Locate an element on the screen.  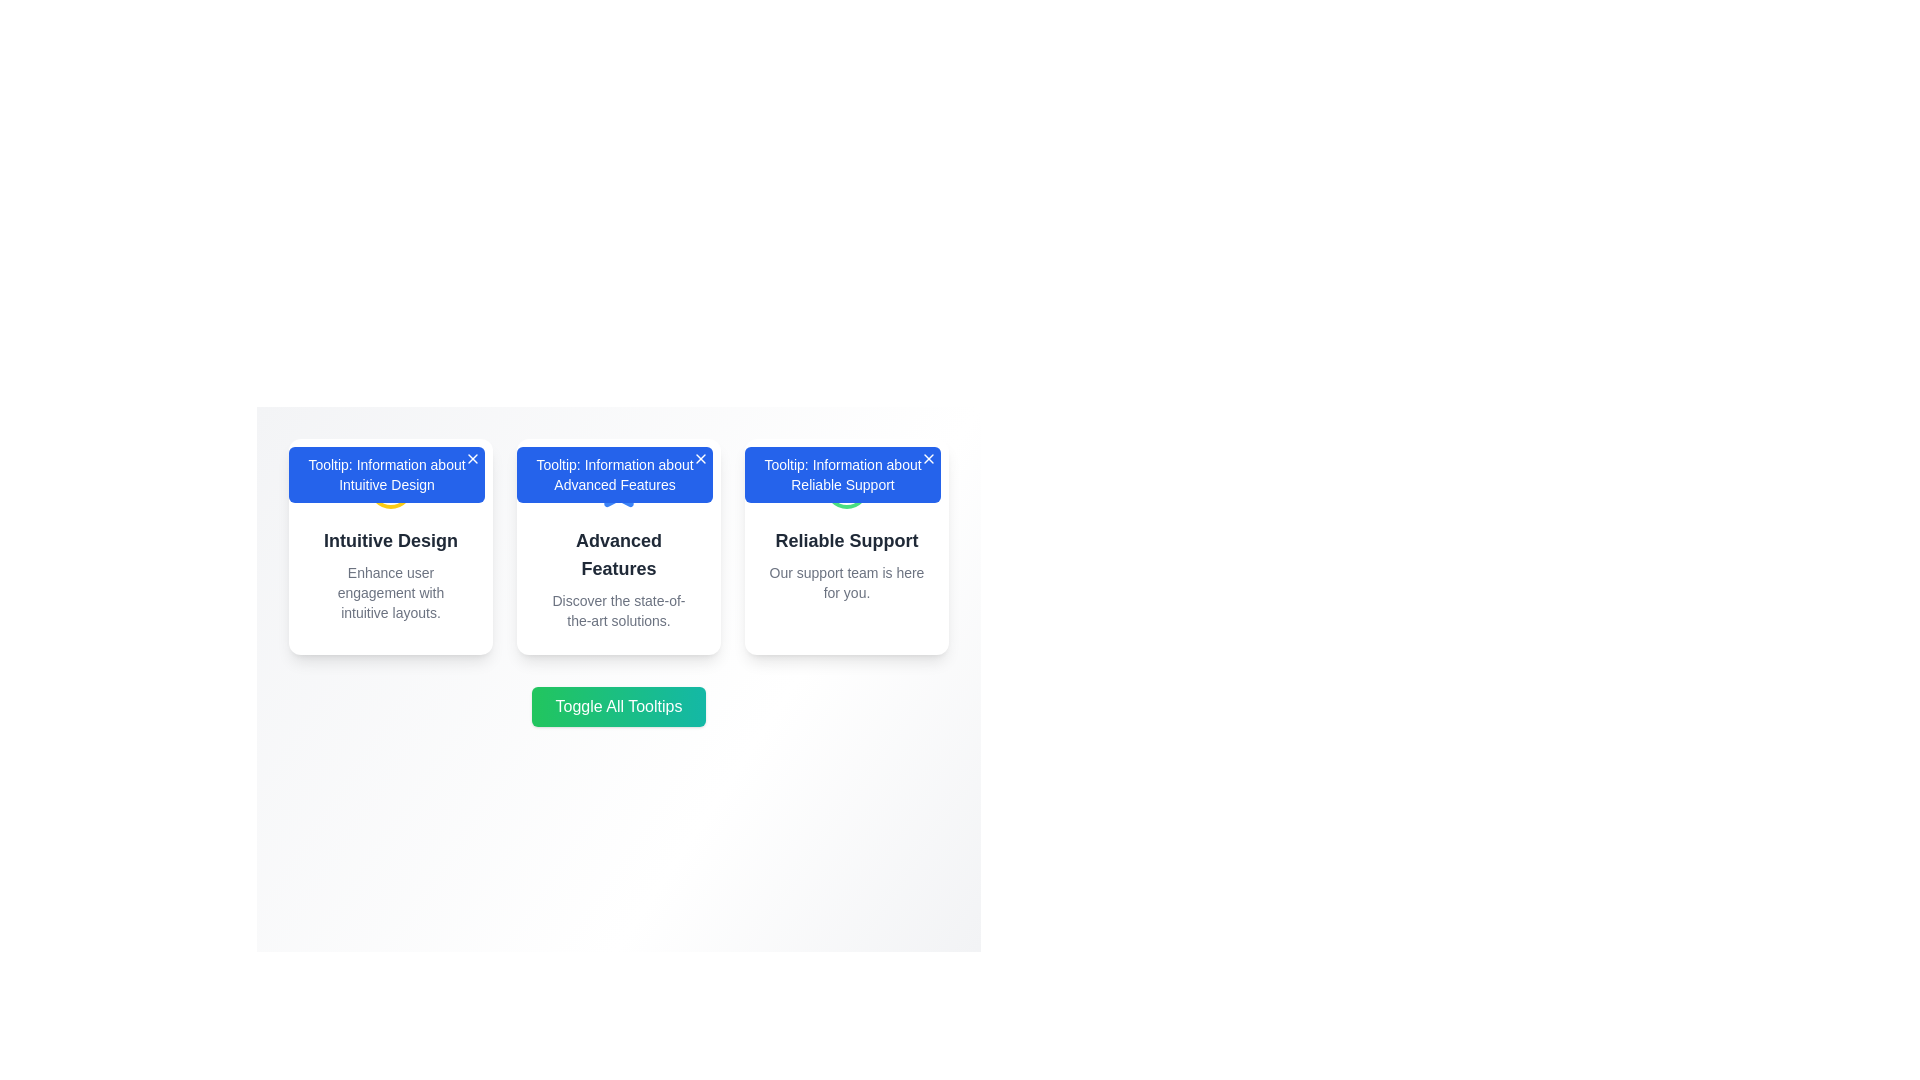
the close button located in the top-right corner of the tooltip titled 'Tooltip: Information about Intuitive Design' is located at coordinates (472, 459).